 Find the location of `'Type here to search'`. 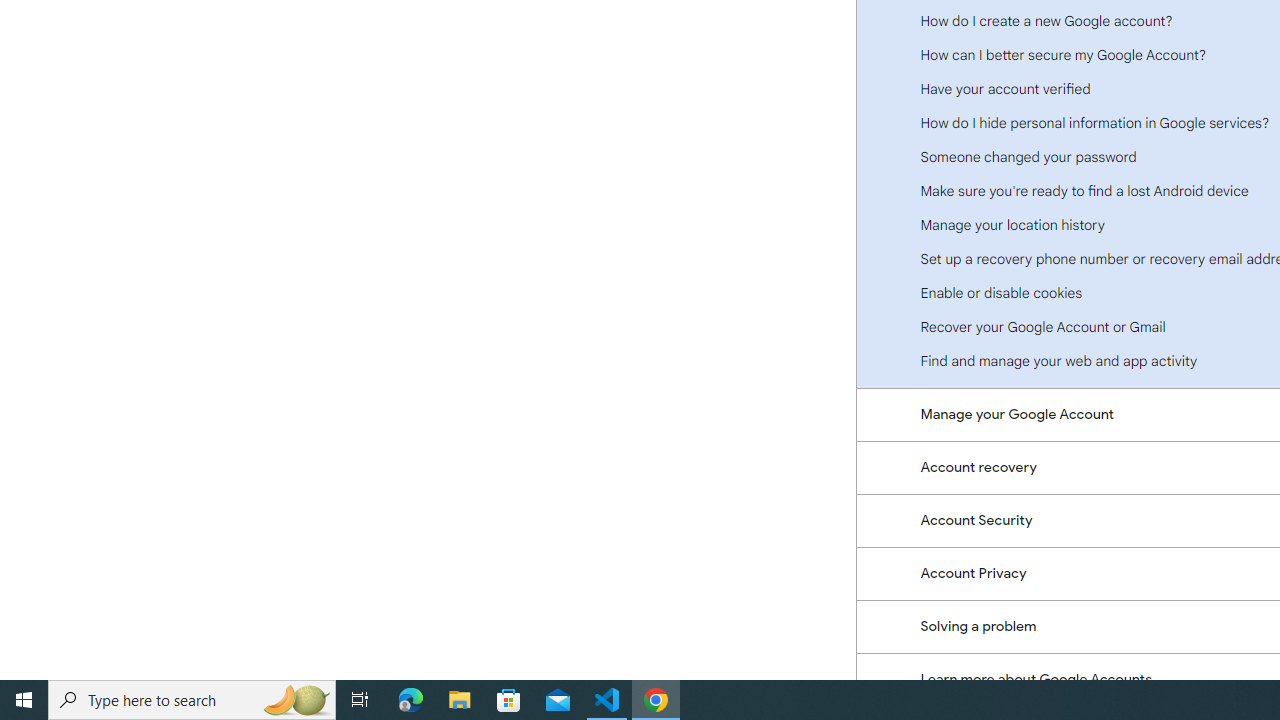

'Type here to search' is located at coordinates (192, 698).